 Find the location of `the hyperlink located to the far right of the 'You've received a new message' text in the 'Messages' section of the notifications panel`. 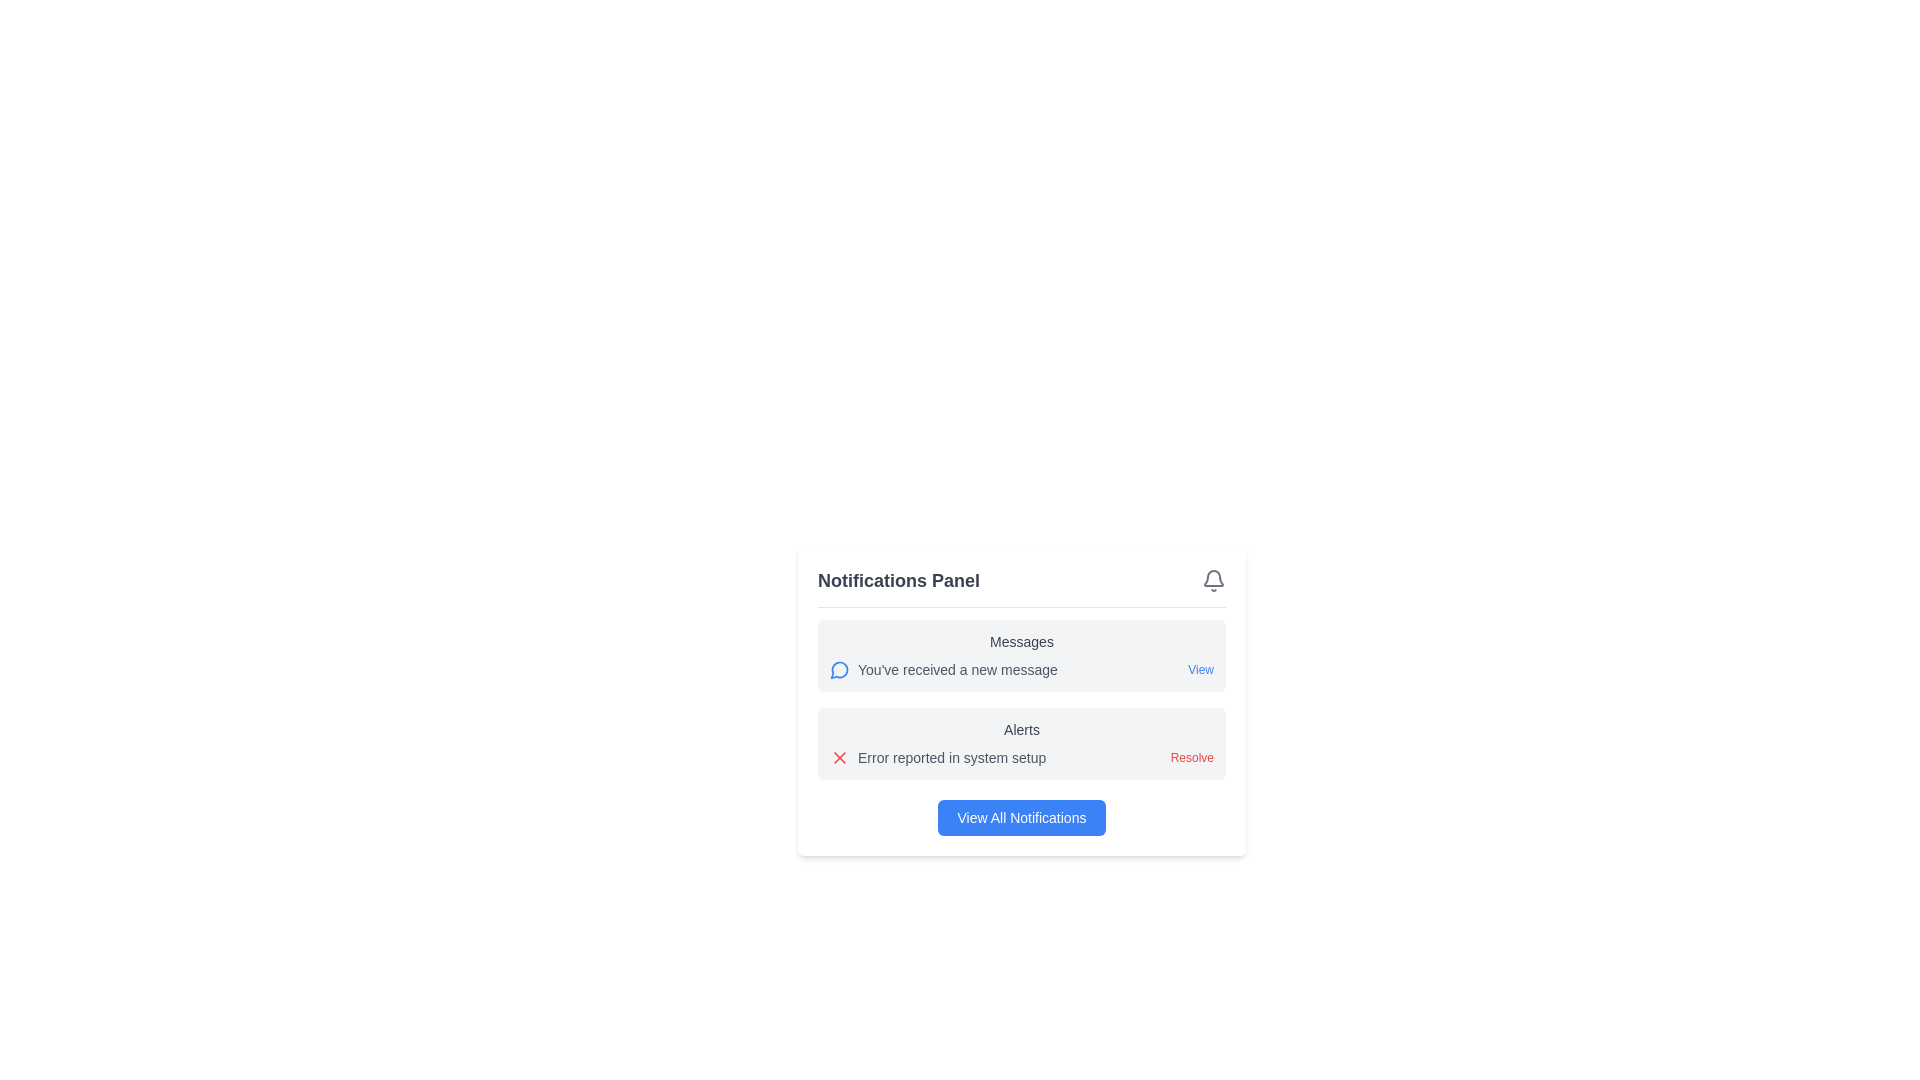

the hyperlink located to the far right of the 'You've received a new message' text in the 'Messages' section of the notifications panel is located at coordinates (1200, 670).